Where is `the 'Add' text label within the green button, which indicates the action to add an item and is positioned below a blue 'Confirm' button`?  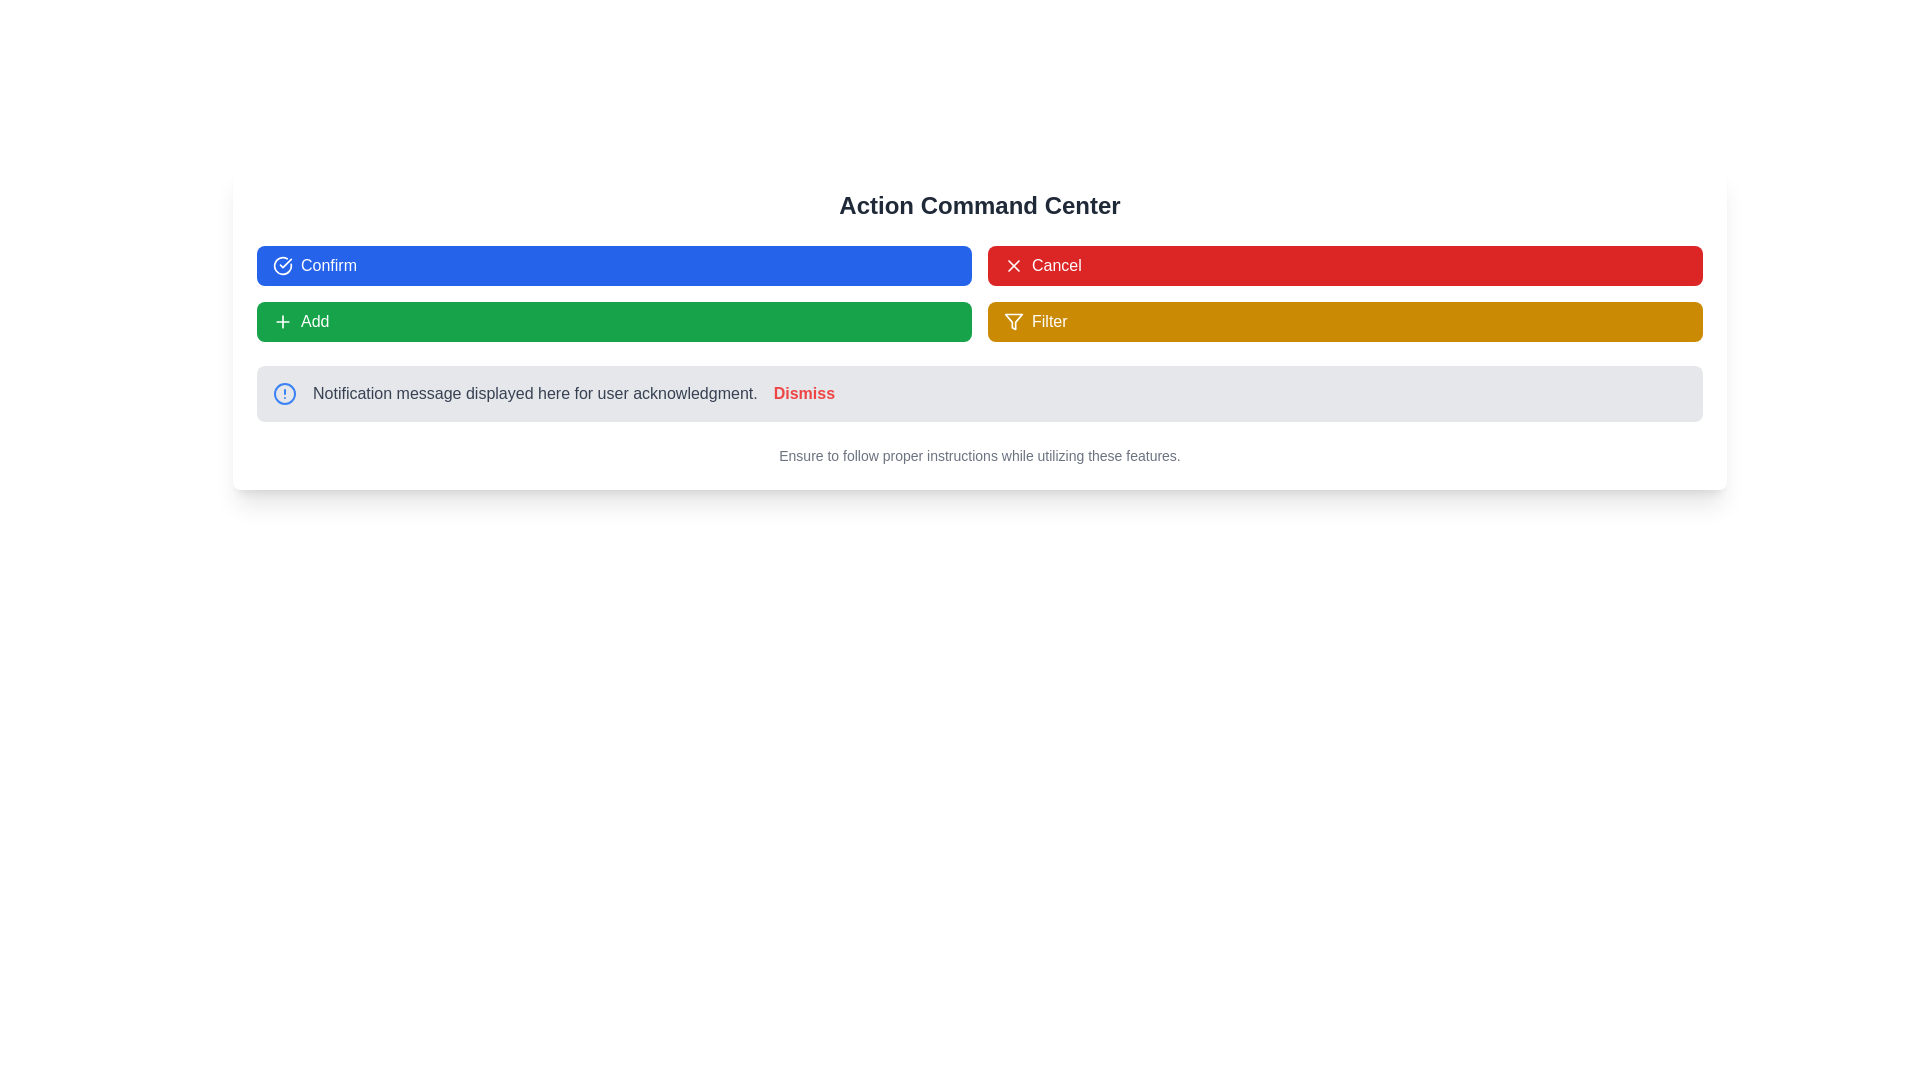
the 'Add' text label within the green button, which indicates the action to add an item and is positioned below a blue 'Confirm' button is located at coordinates (314, 320).